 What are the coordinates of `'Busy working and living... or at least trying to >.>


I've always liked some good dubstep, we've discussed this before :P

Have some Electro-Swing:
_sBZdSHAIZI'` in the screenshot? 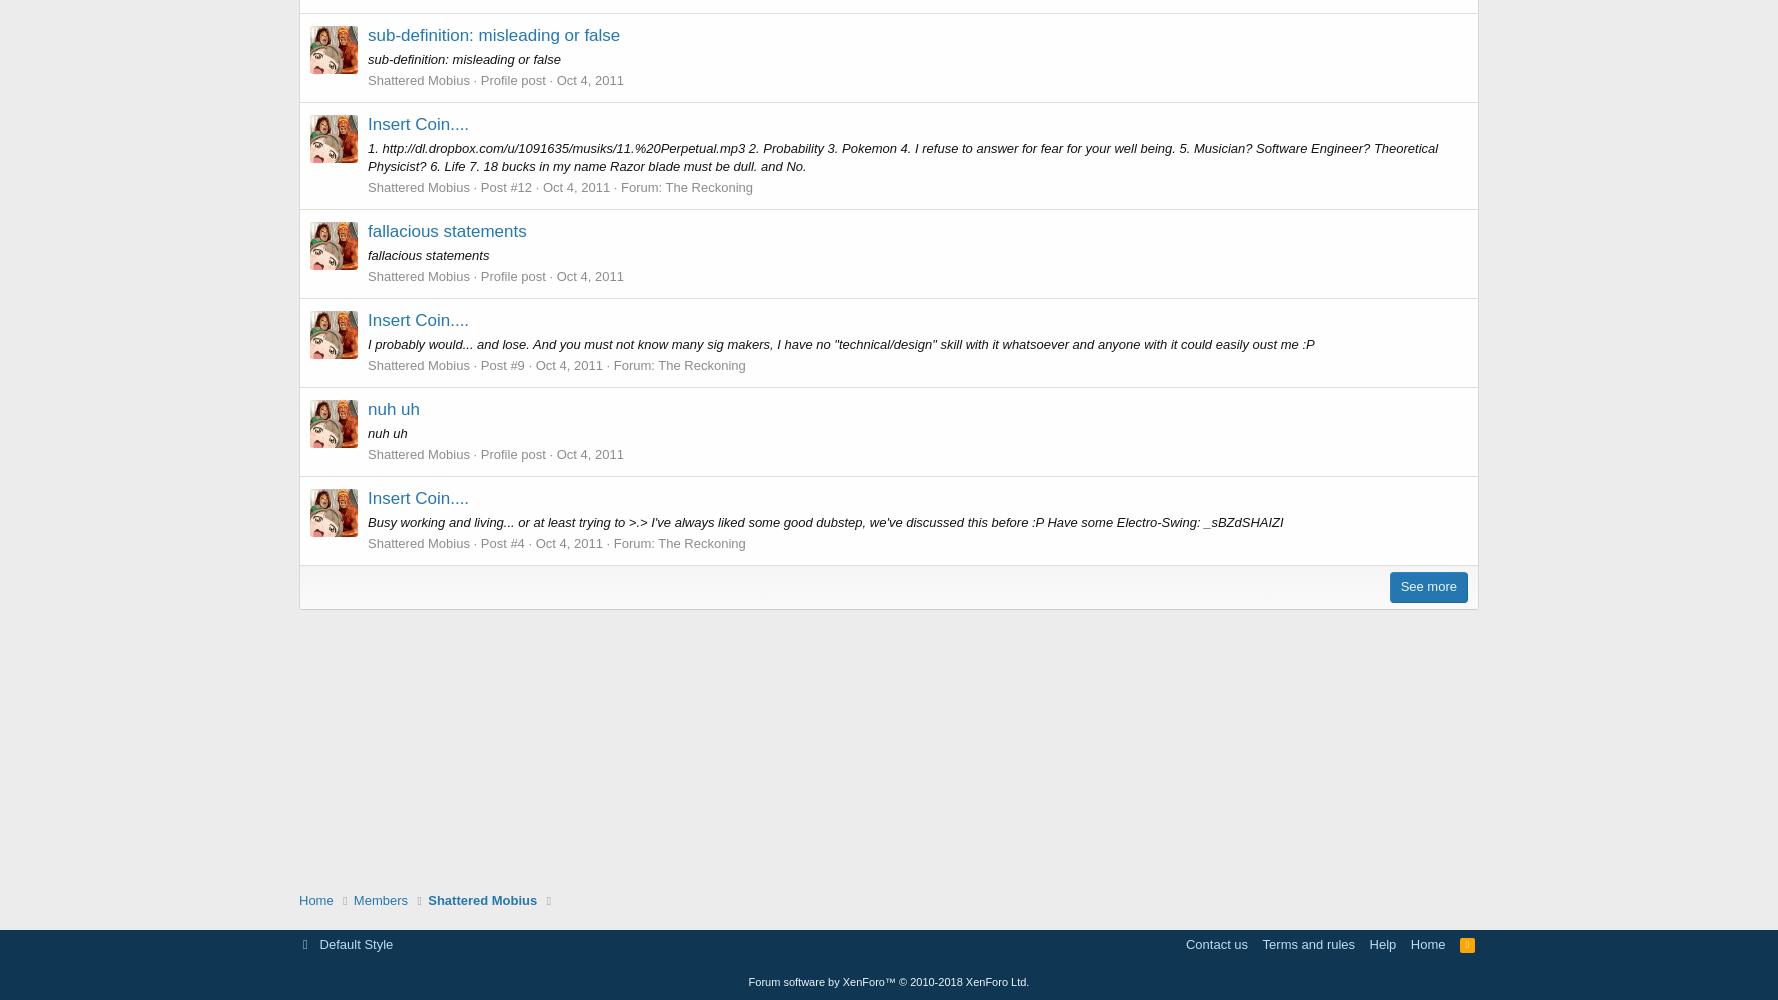 It's located at (825, 521).